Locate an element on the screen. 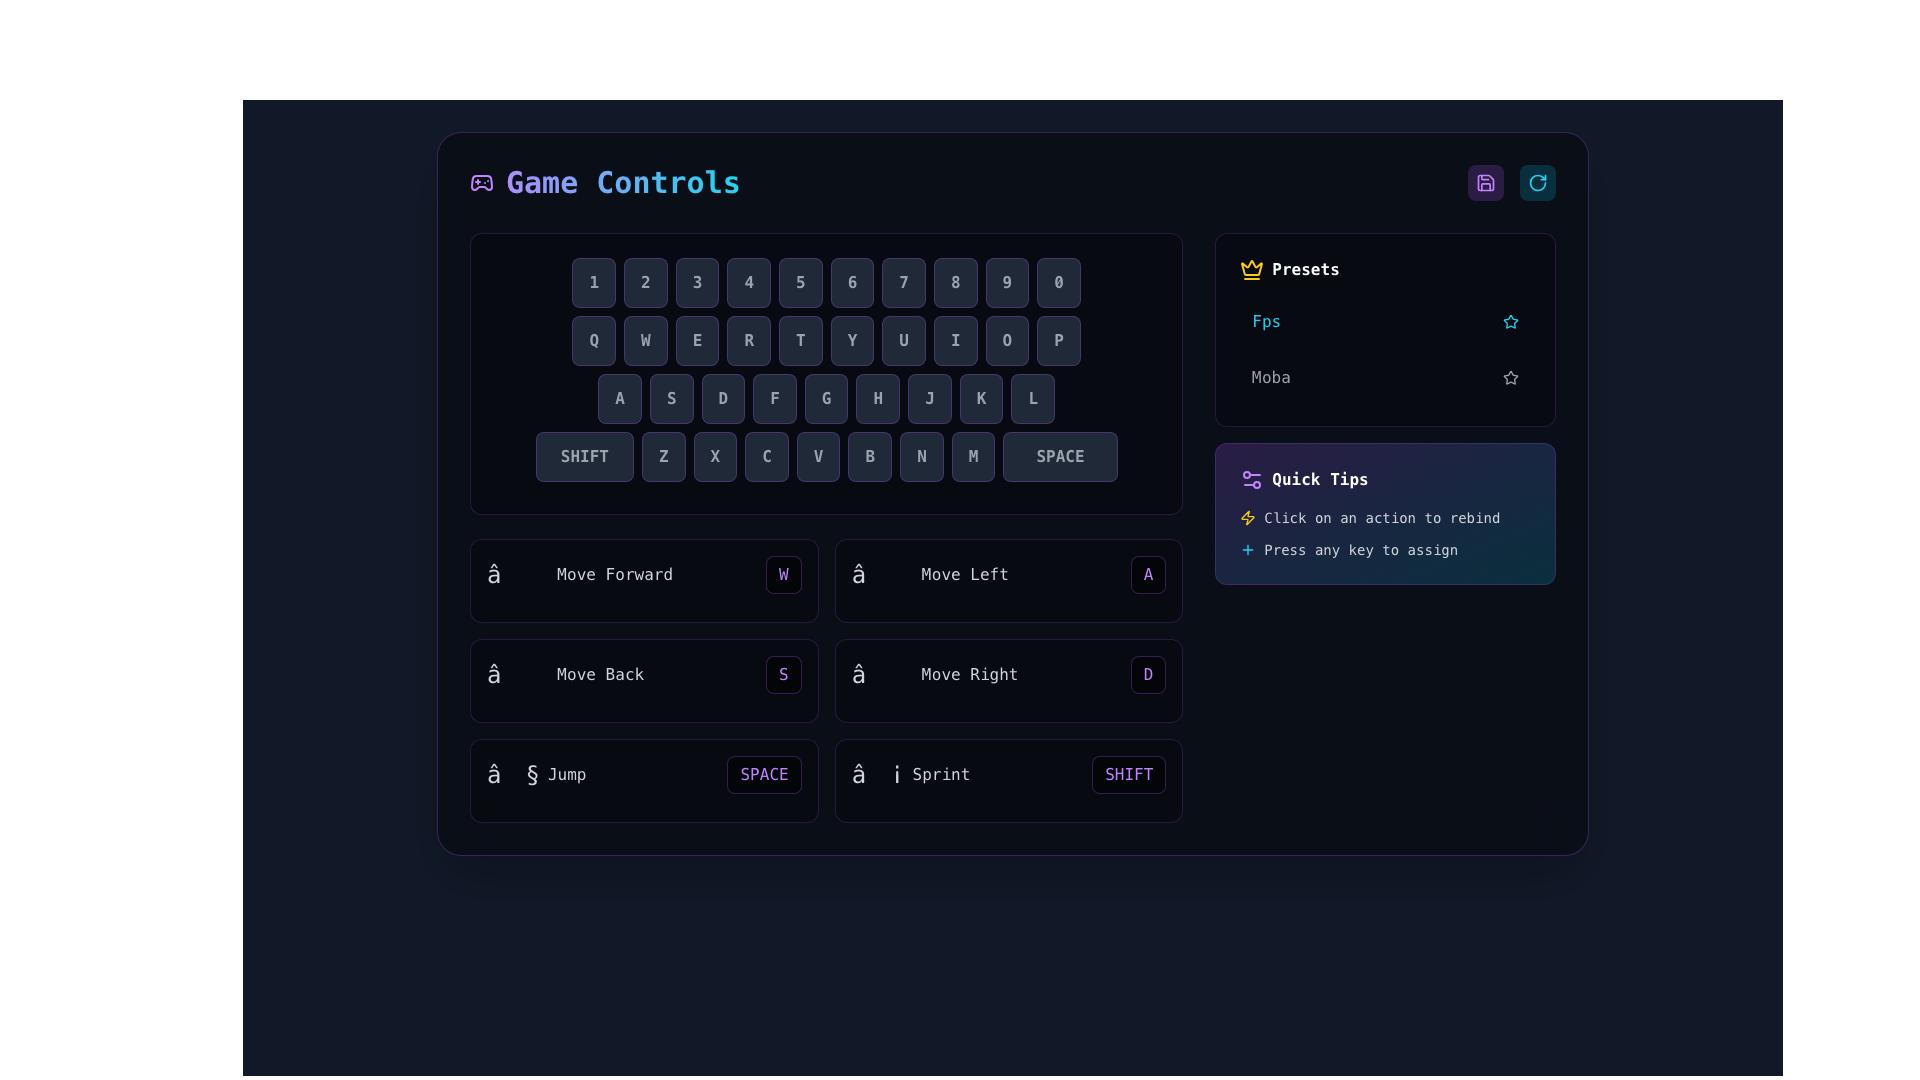 Image resolution: width=1920 pixels, height=1080 pixels. the 'W' key button located in the top row of the virtual keyboard, positioned between 'Q' and 'E', to simulate a key press is located at coordinates (645, 339).